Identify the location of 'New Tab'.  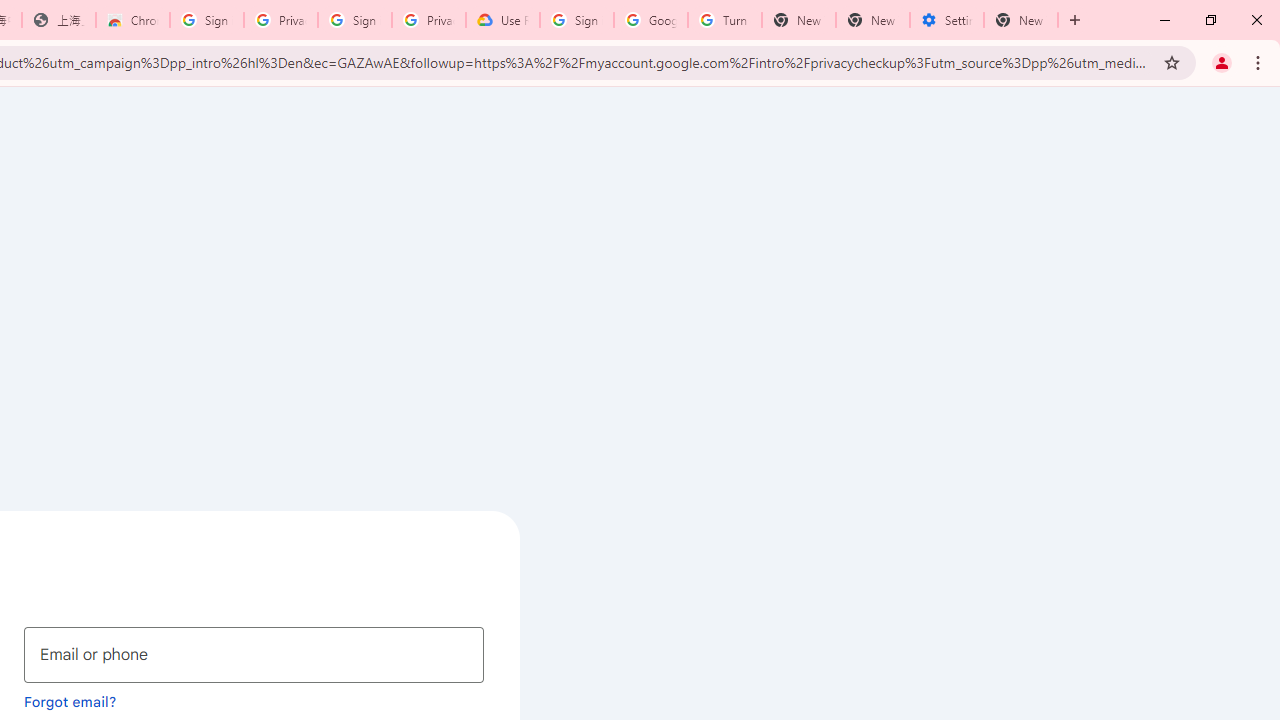
(1021, 20).